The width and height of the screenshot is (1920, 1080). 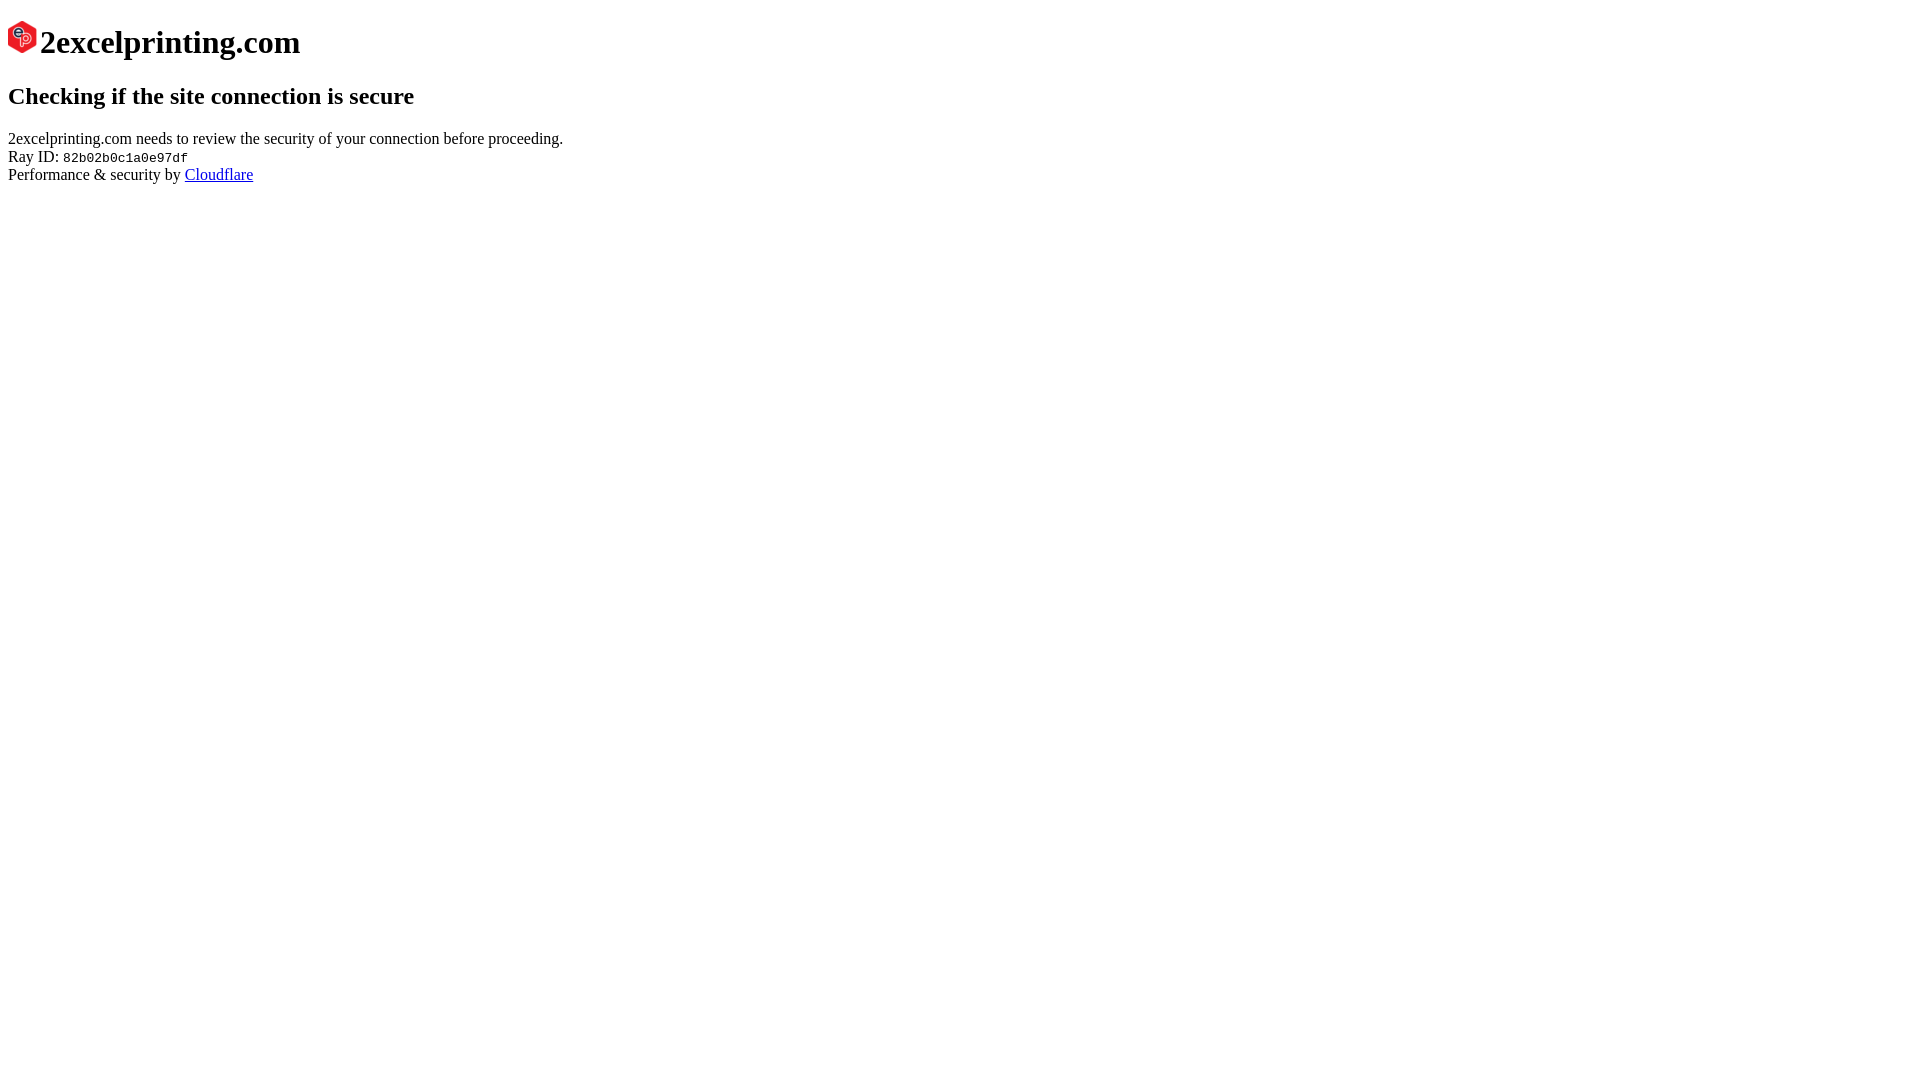 What do you see at coordinates (219, 173) in the screenshot?
I see `'Cloudflare'` at bounding box center [219, 173].